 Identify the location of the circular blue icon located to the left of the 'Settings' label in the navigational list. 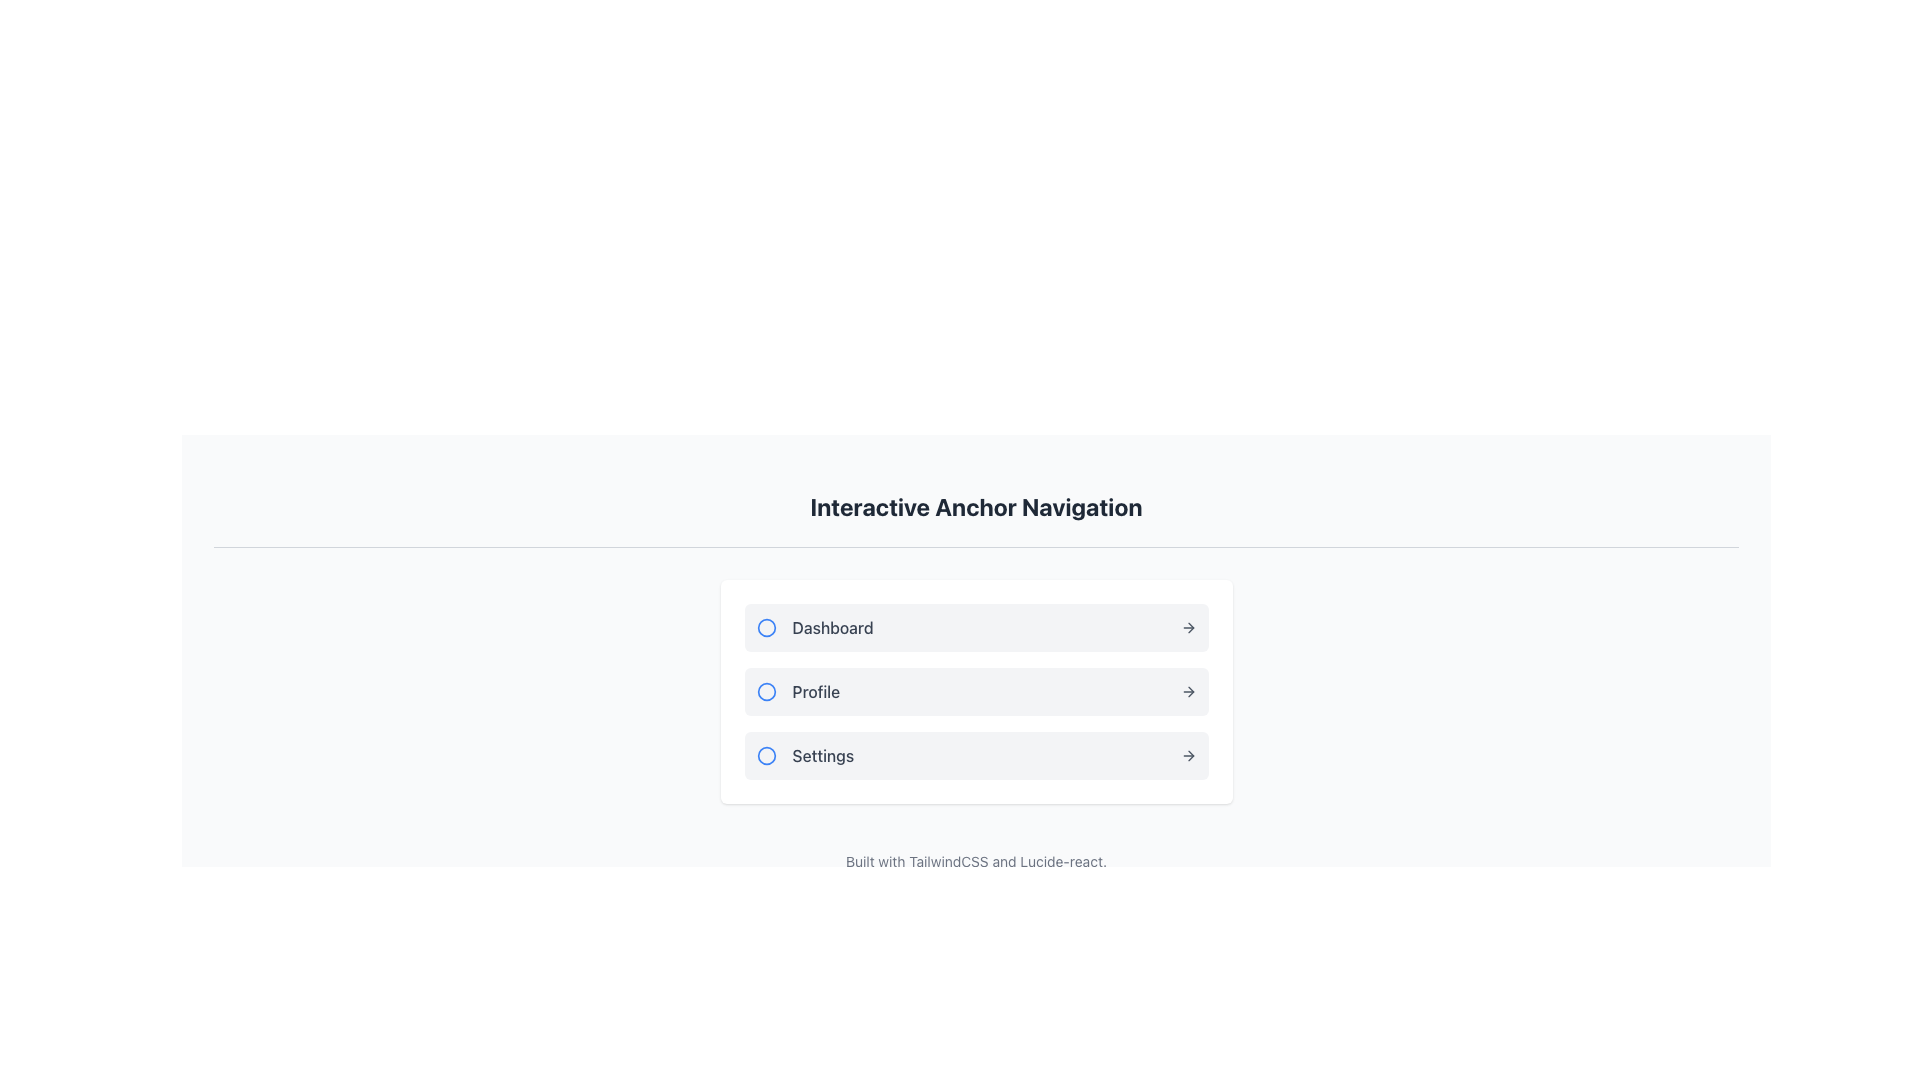
(765, 756).